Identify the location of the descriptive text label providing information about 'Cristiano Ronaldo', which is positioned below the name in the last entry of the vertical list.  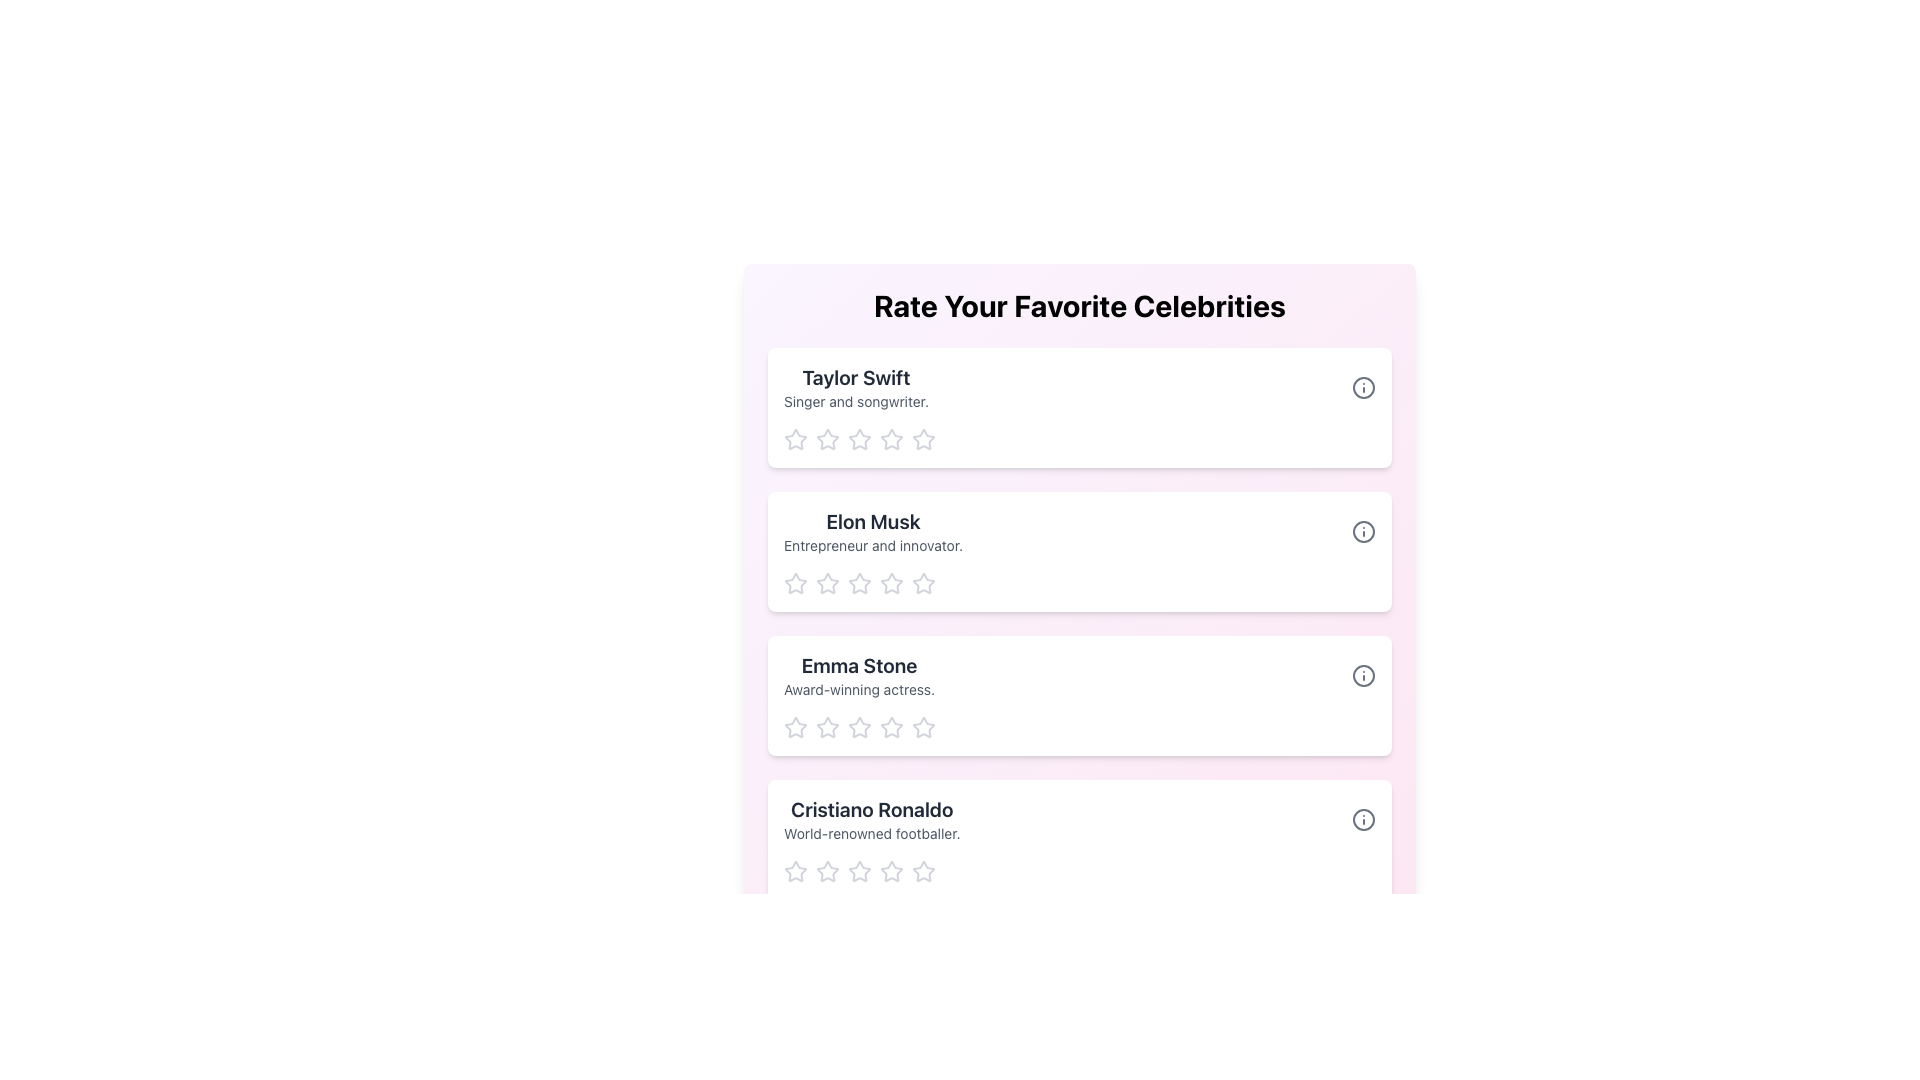
(872, 833).